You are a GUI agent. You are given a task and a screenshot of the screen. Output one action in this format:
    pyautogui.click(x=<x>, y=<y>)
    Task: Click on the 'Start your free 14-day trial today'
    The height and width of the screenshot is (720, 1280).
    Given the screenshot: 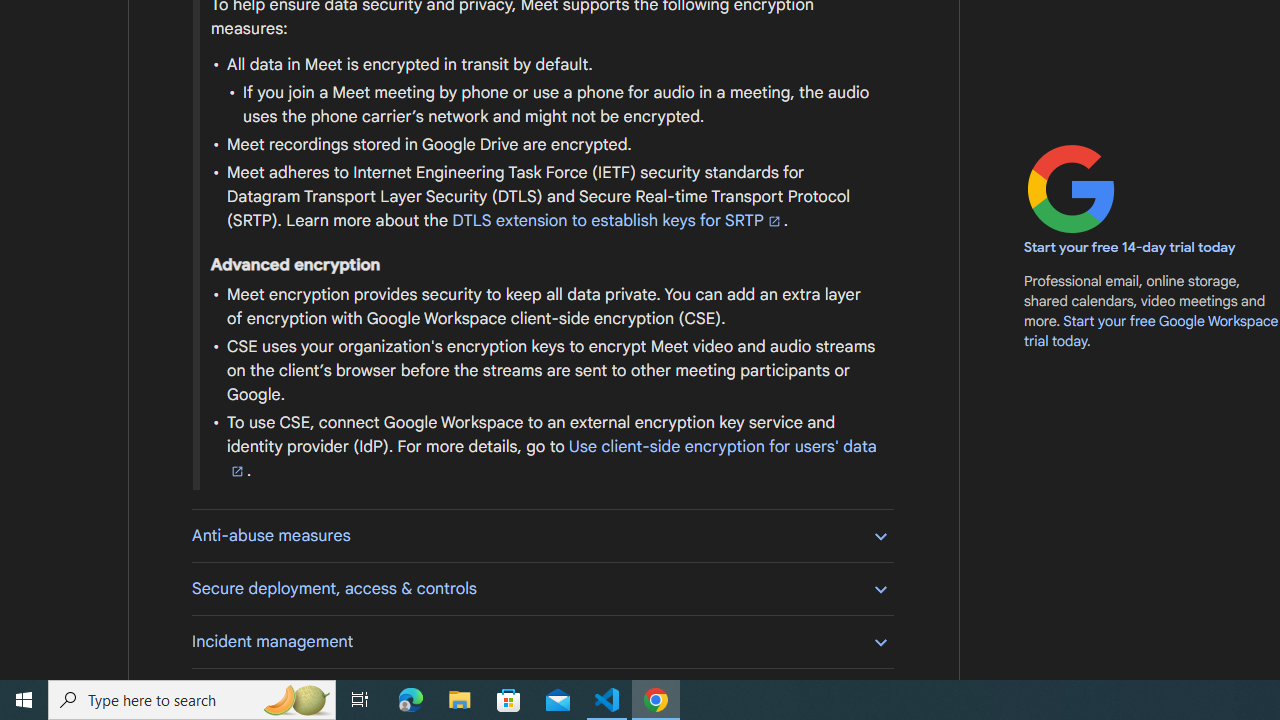 What is the action you would take?
    pyautogui.click(x=1130, y=246)
    